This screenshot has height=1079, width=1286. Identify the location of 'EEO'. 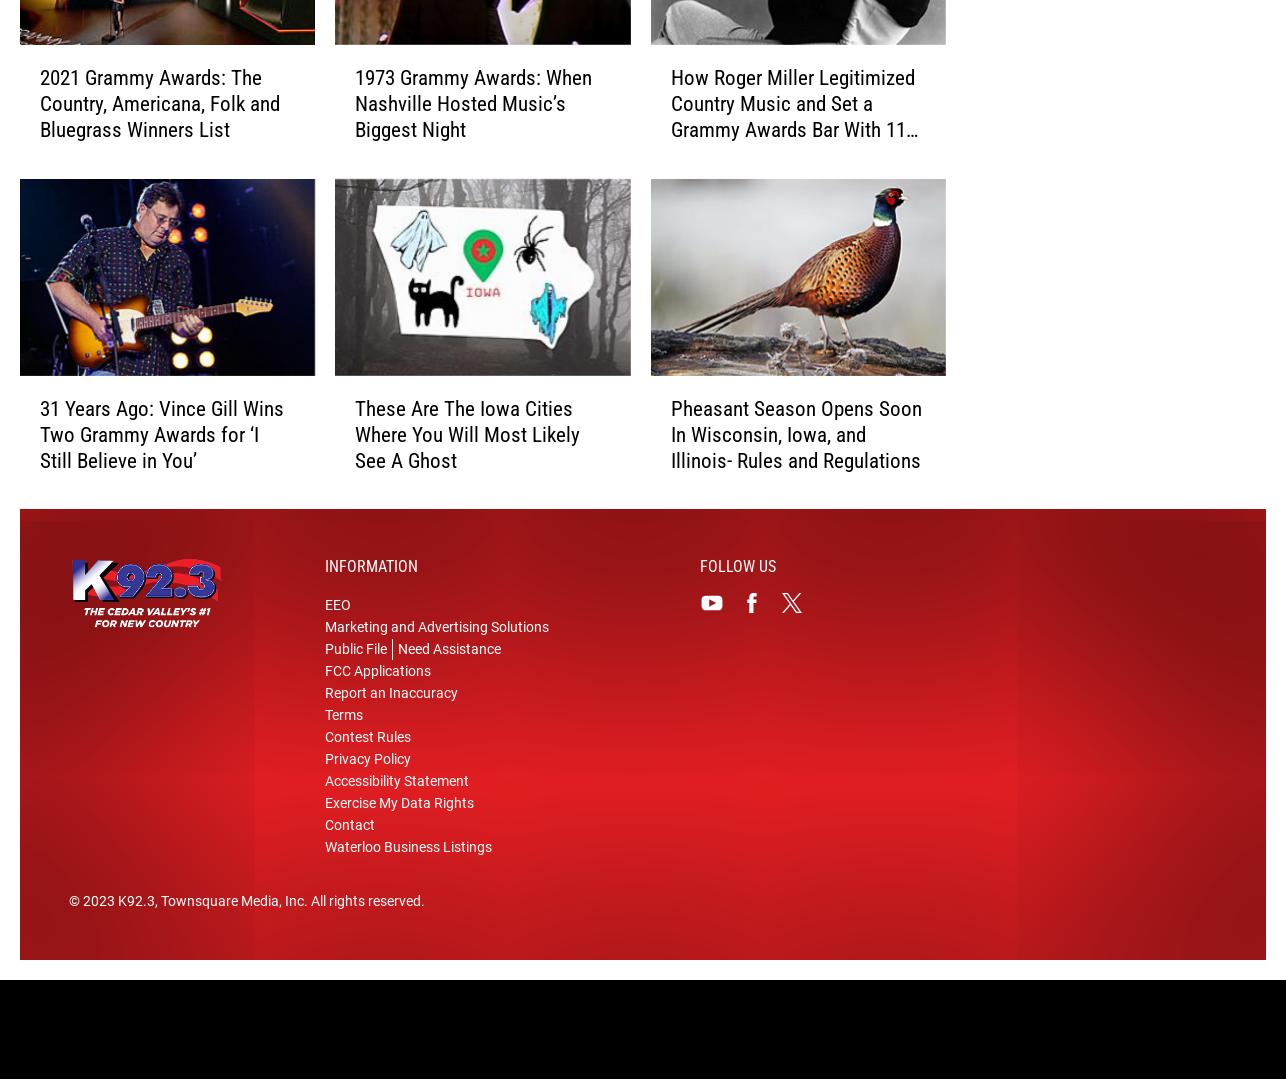
(336, 636).